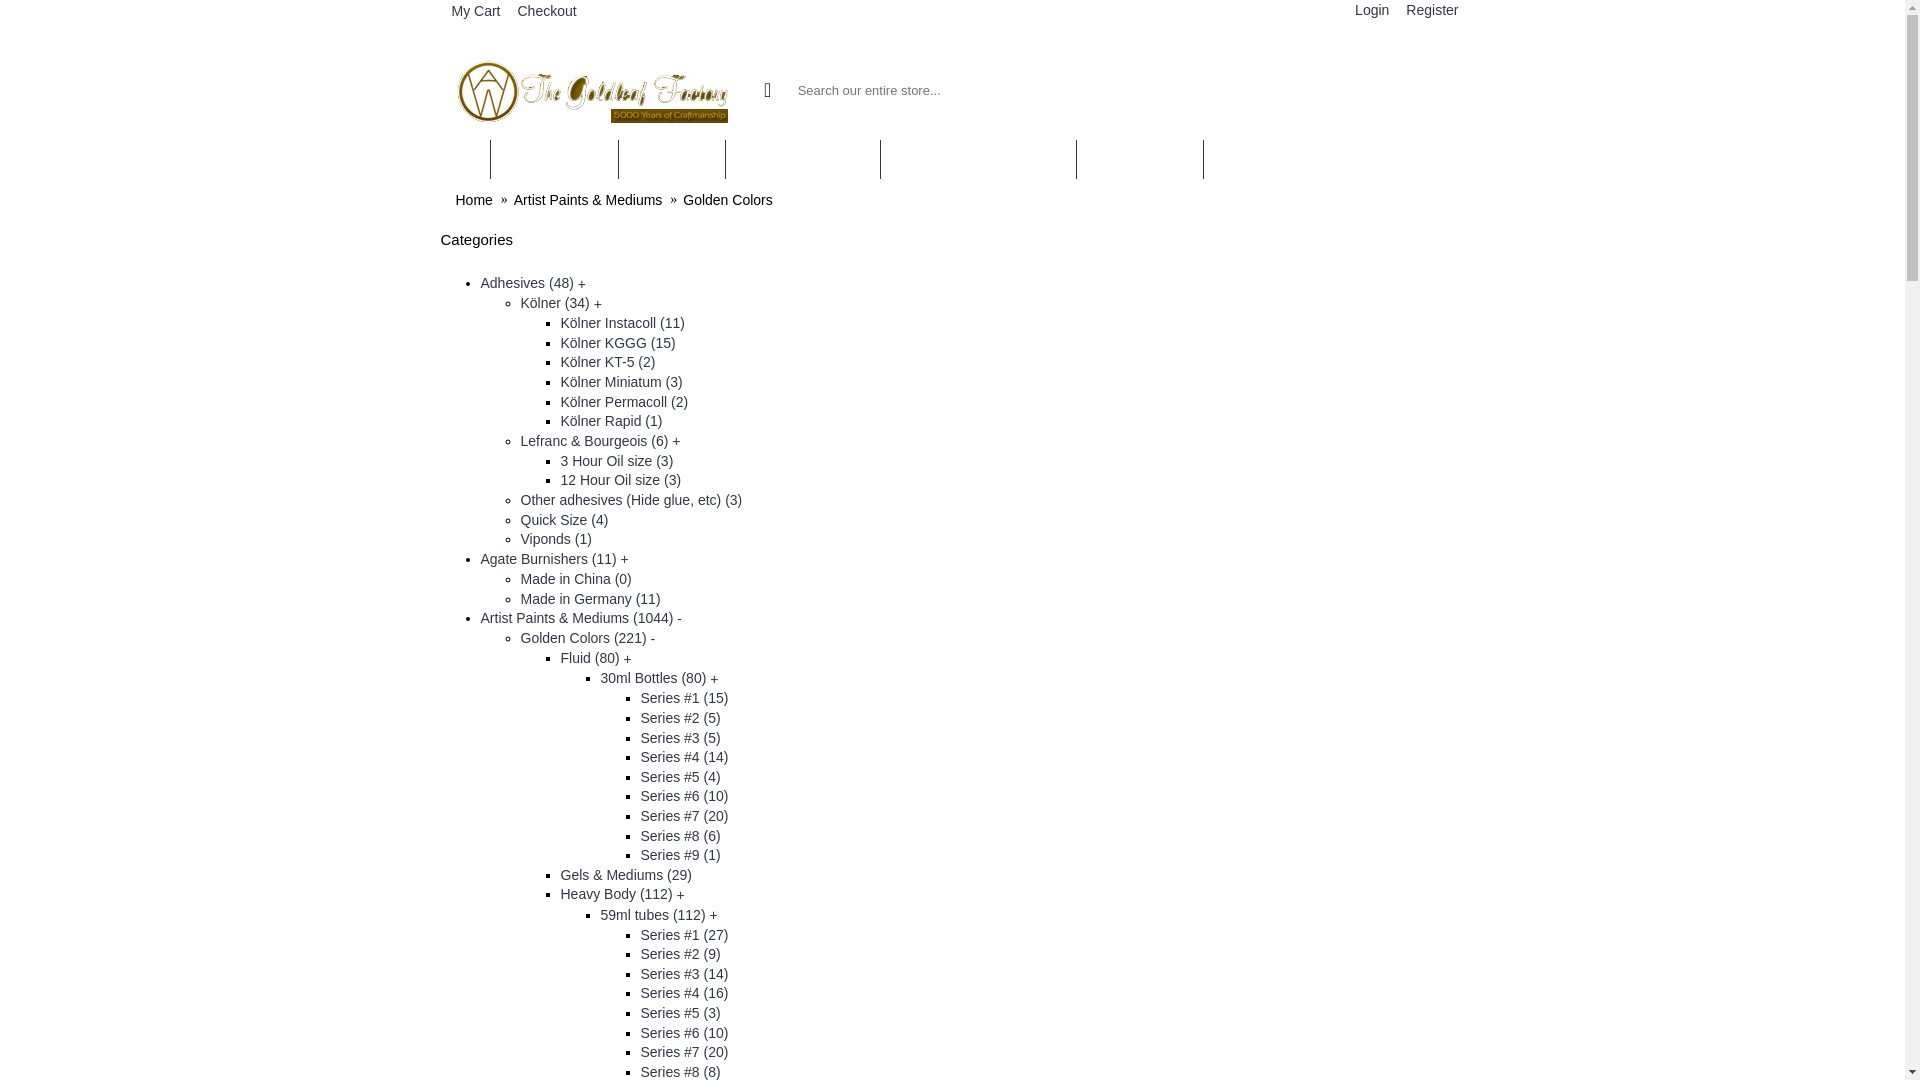 Image resolution: width=1920 pixels, height=1080 pixels. I want to click on '3 Hour Oil size (3)', so click(615, 461).